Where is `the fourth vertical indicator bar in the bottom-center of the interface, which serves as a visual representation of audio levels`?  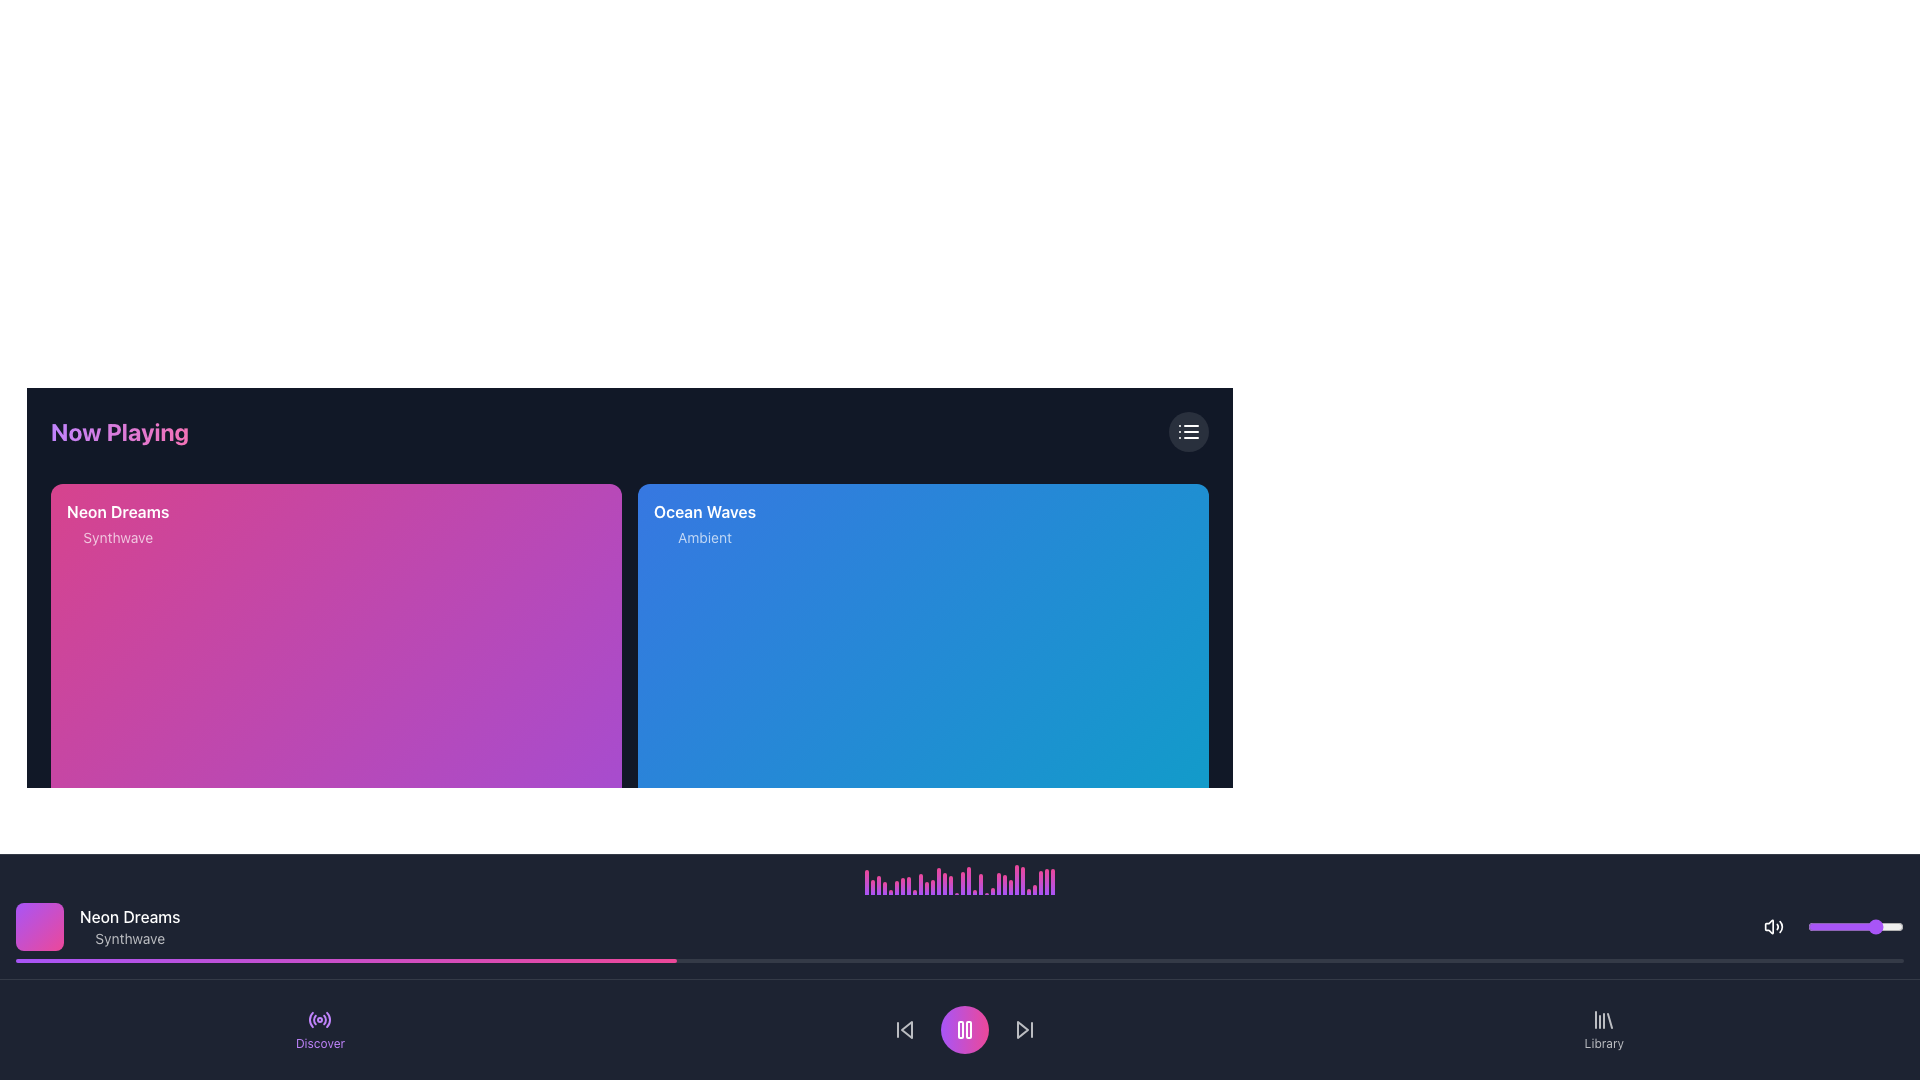 the fourth vertical indicator bar in the bottom-center of the interface, which serves as a visual representation of audio levels is located at coordinates (883, 882).